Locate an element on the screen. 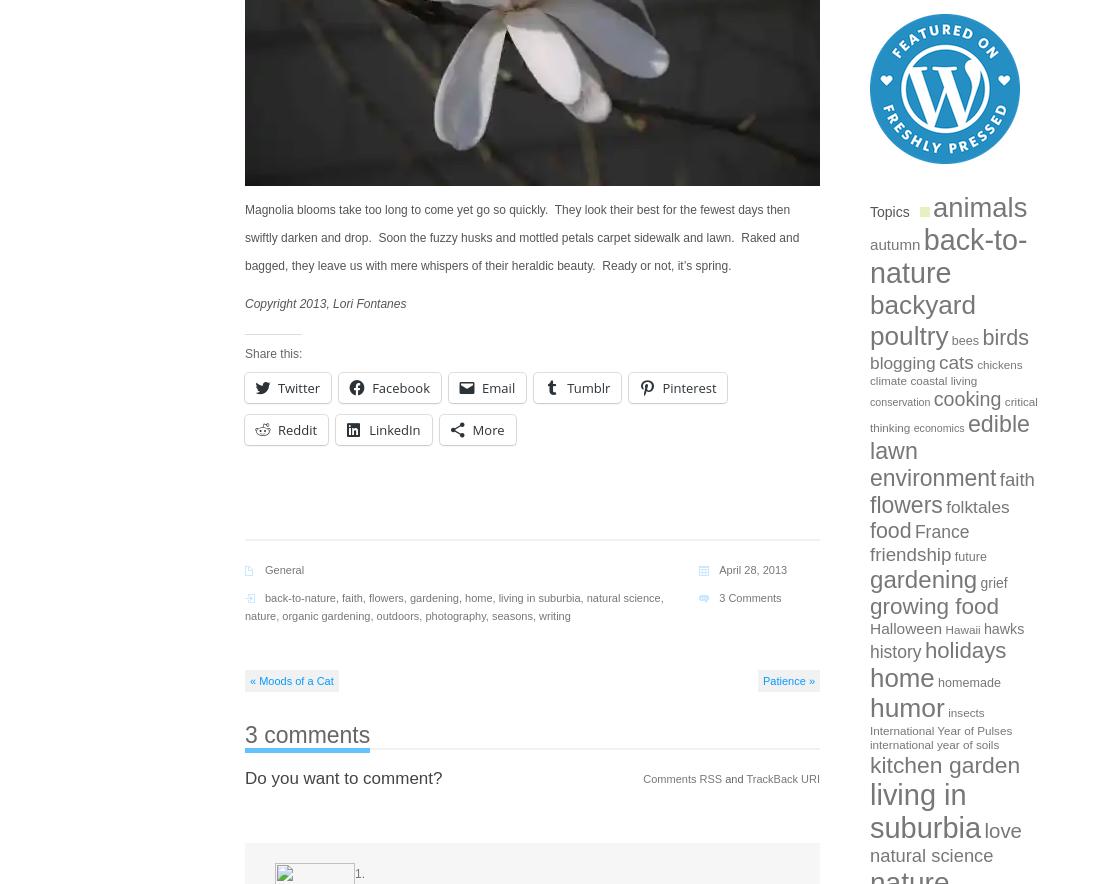 The height and width of the screenshot is (884, 1100). 'Copyright 2013, Lori Fontanes' is located at coordinates (324, 304).